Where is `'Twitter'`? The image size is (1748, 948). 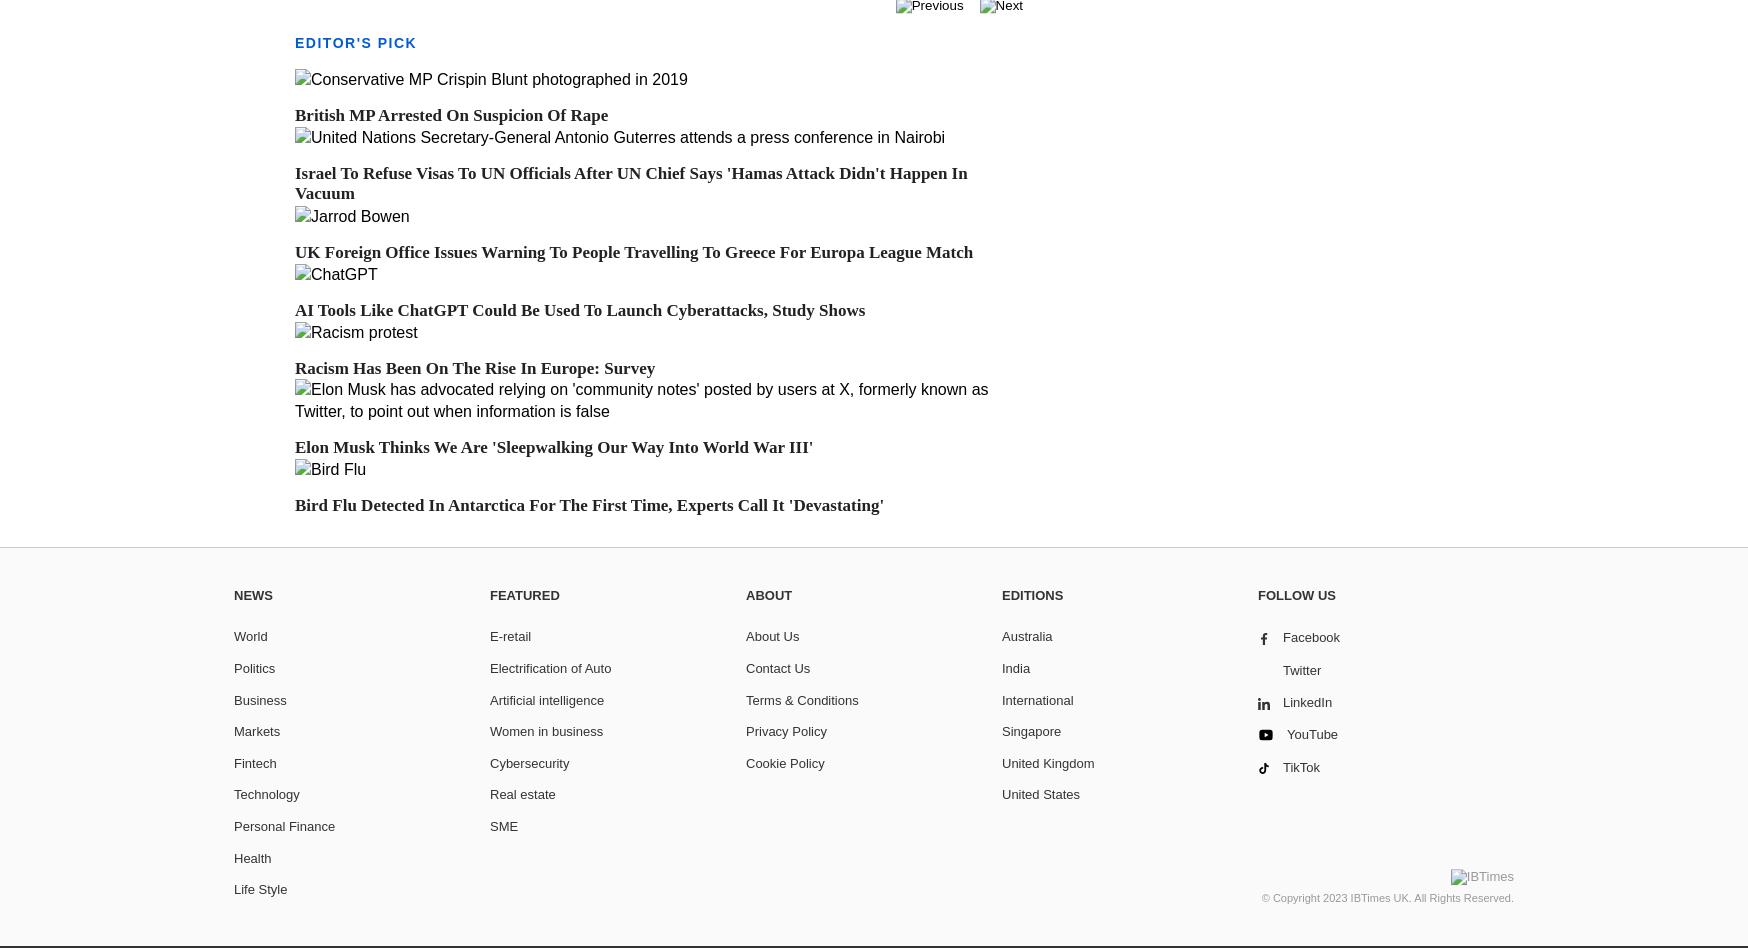 'Twitter' is located at coordinates (1283, 668).